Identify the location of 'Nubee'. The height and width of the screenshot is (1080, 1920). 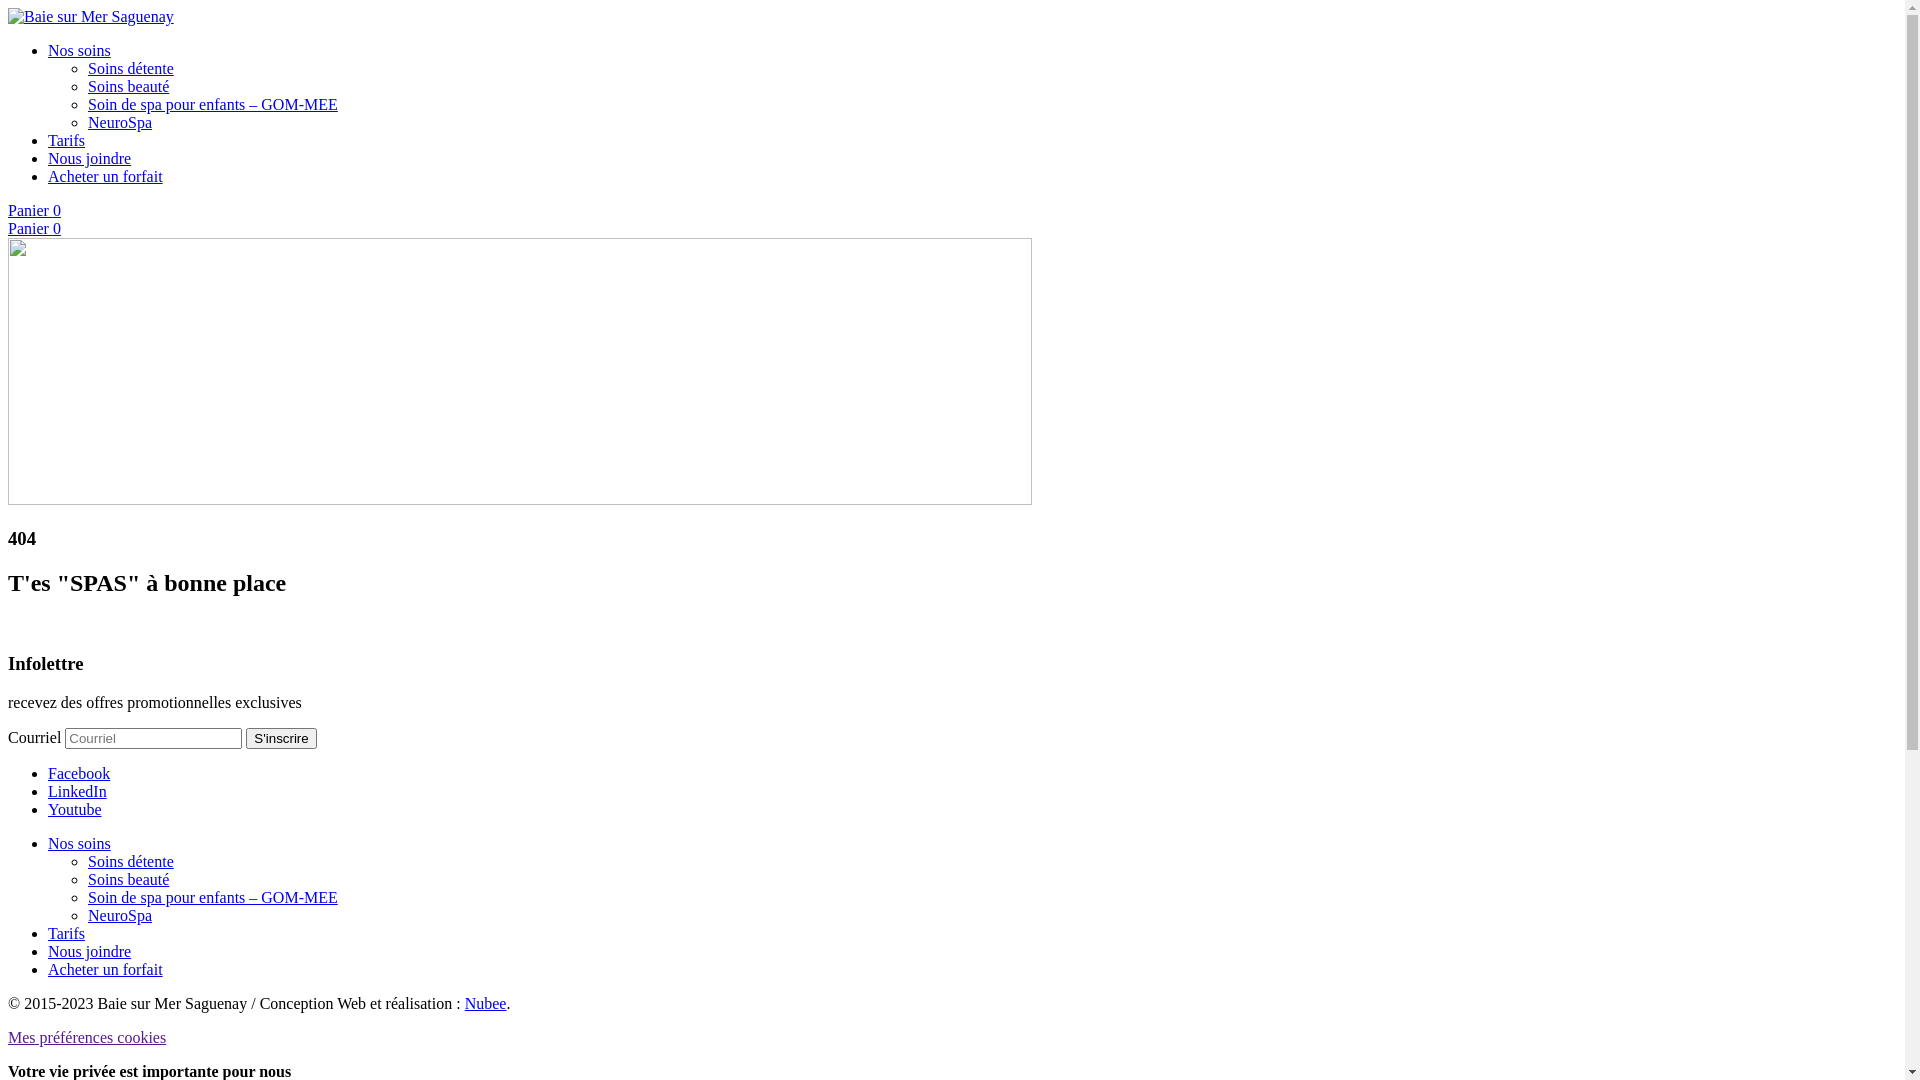
(485, 1003).